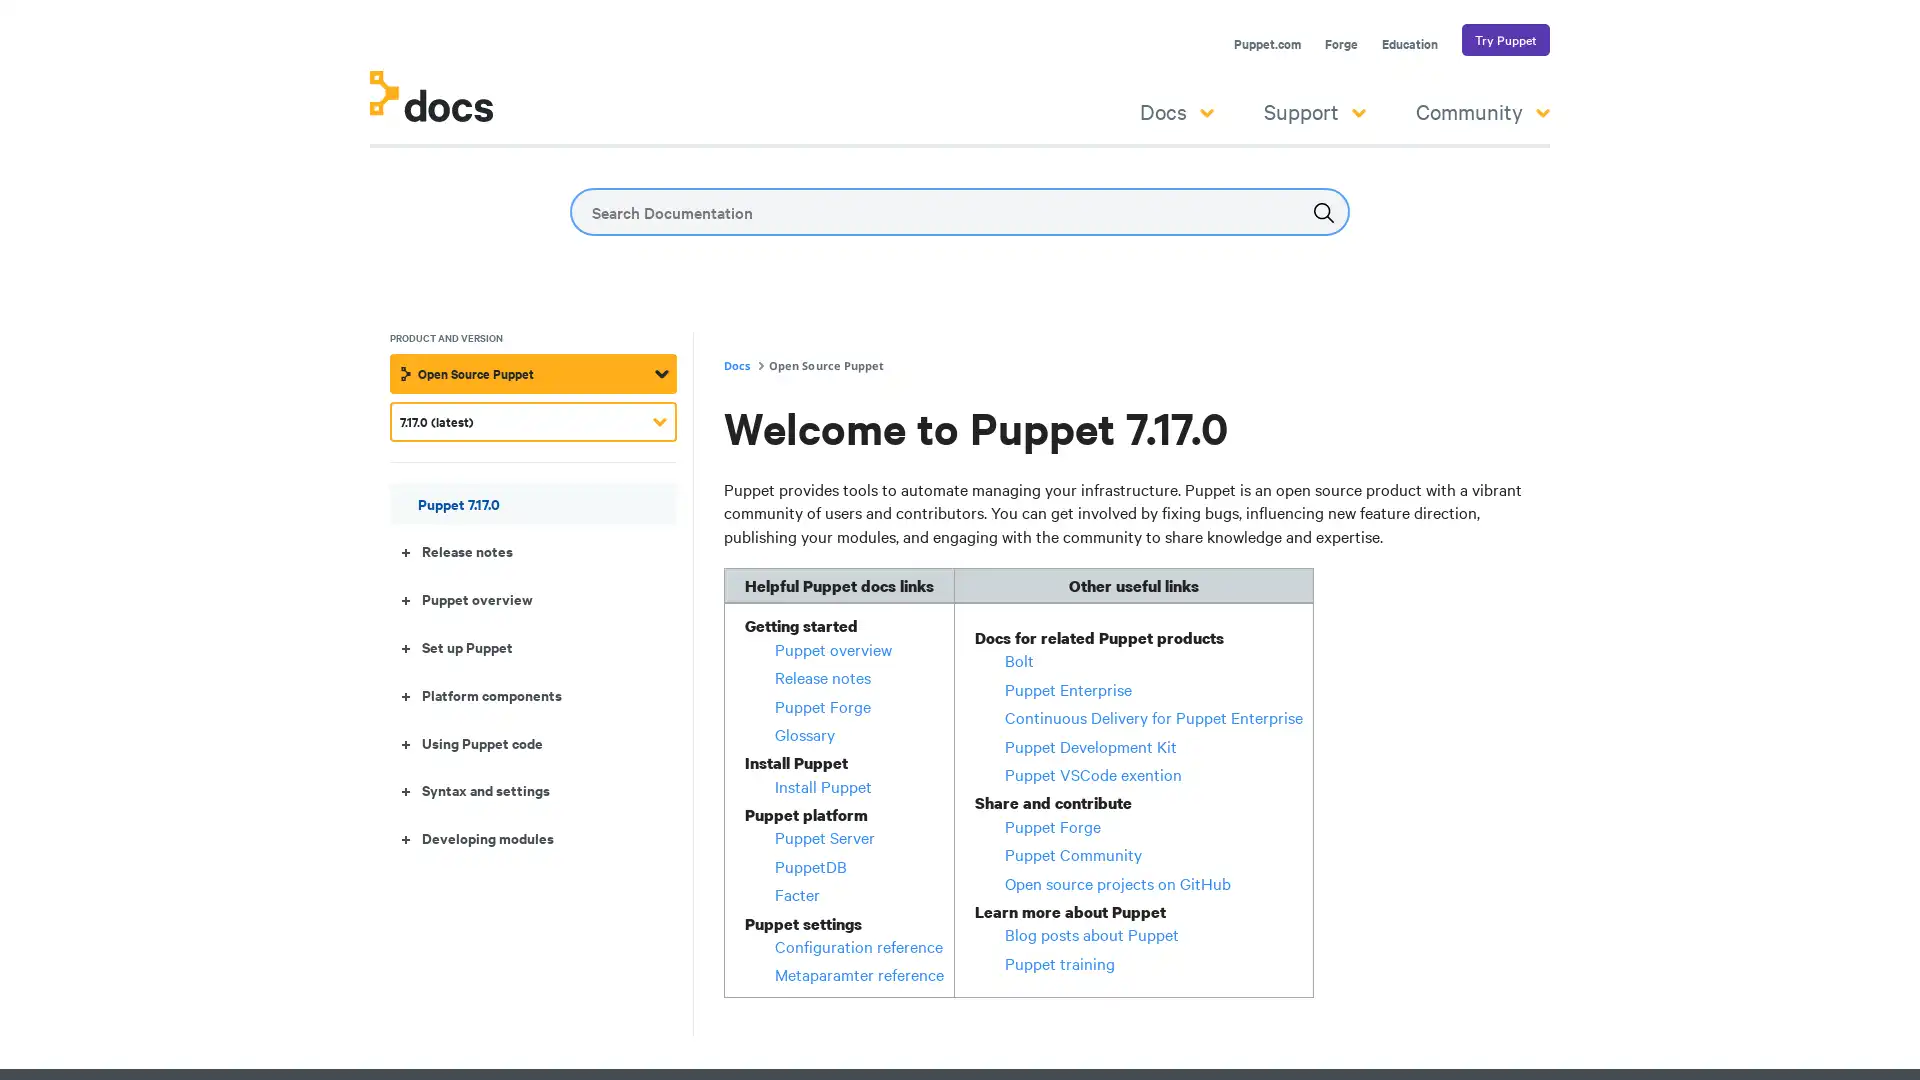 Image resolution: width=1920 pixels, height=1080 pixels. I want to click on Community, so click(1483, 121).